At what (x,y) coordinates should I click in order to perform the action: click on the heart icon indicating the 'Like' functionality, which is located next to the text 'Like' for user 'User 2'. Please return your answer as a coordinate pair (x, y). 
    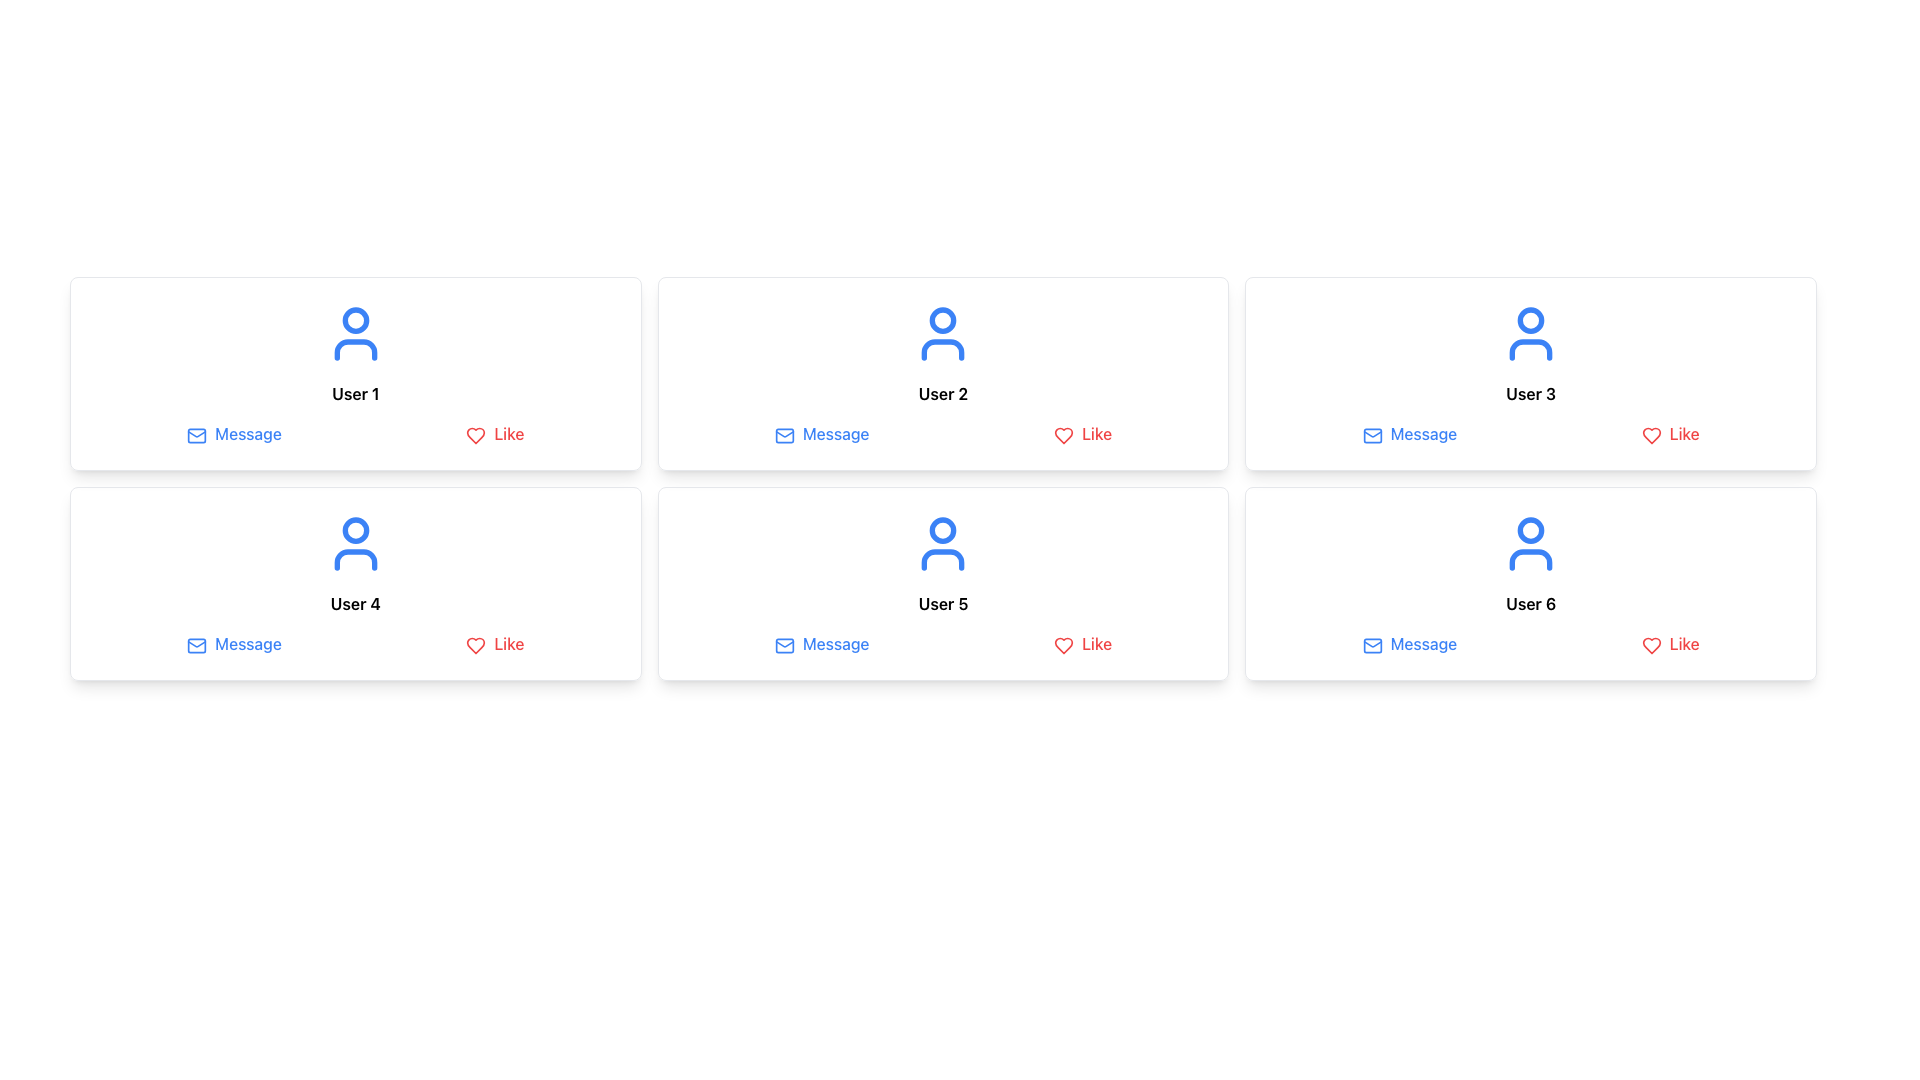
    Looking at the image, I should click on (1063, 434).